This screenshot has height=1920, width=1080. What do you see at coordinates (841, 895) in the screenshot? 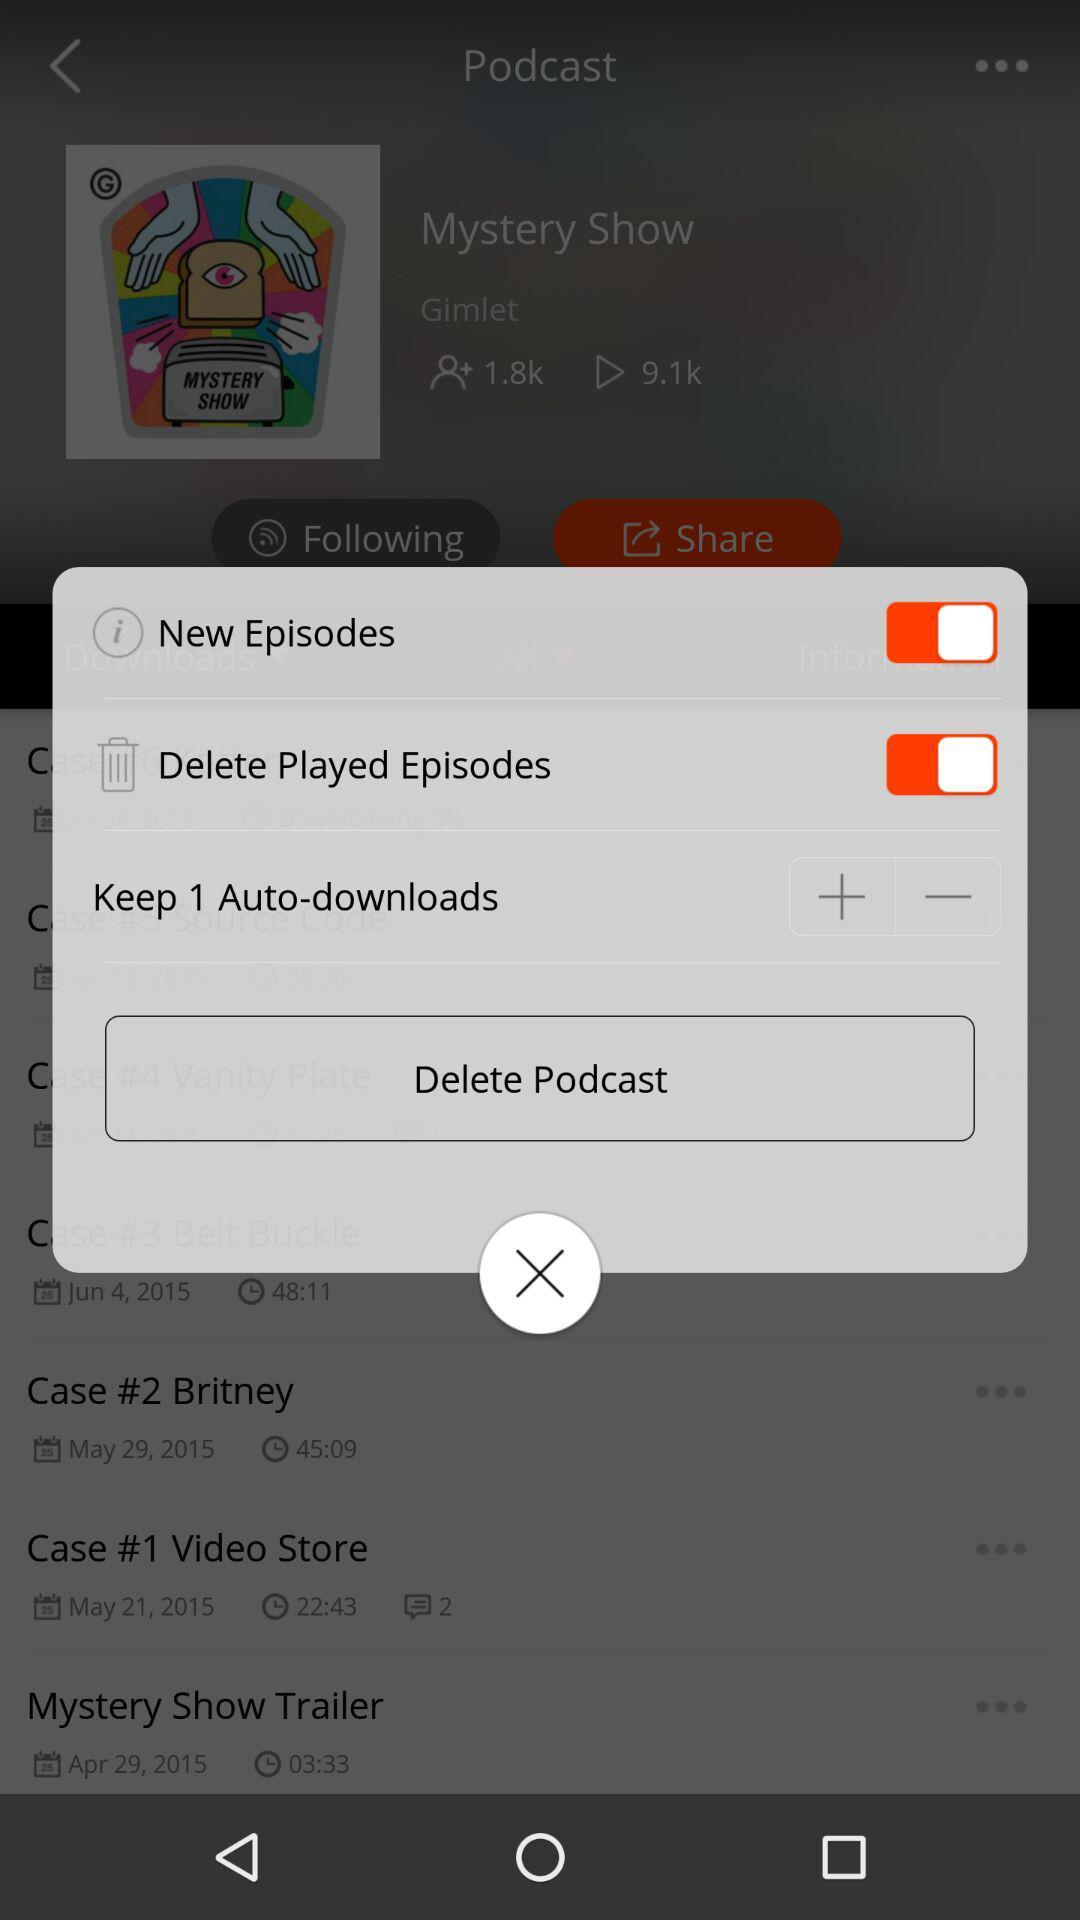
I see `icon next to the keep 1 auto icon` at bounding box center [841, 895].